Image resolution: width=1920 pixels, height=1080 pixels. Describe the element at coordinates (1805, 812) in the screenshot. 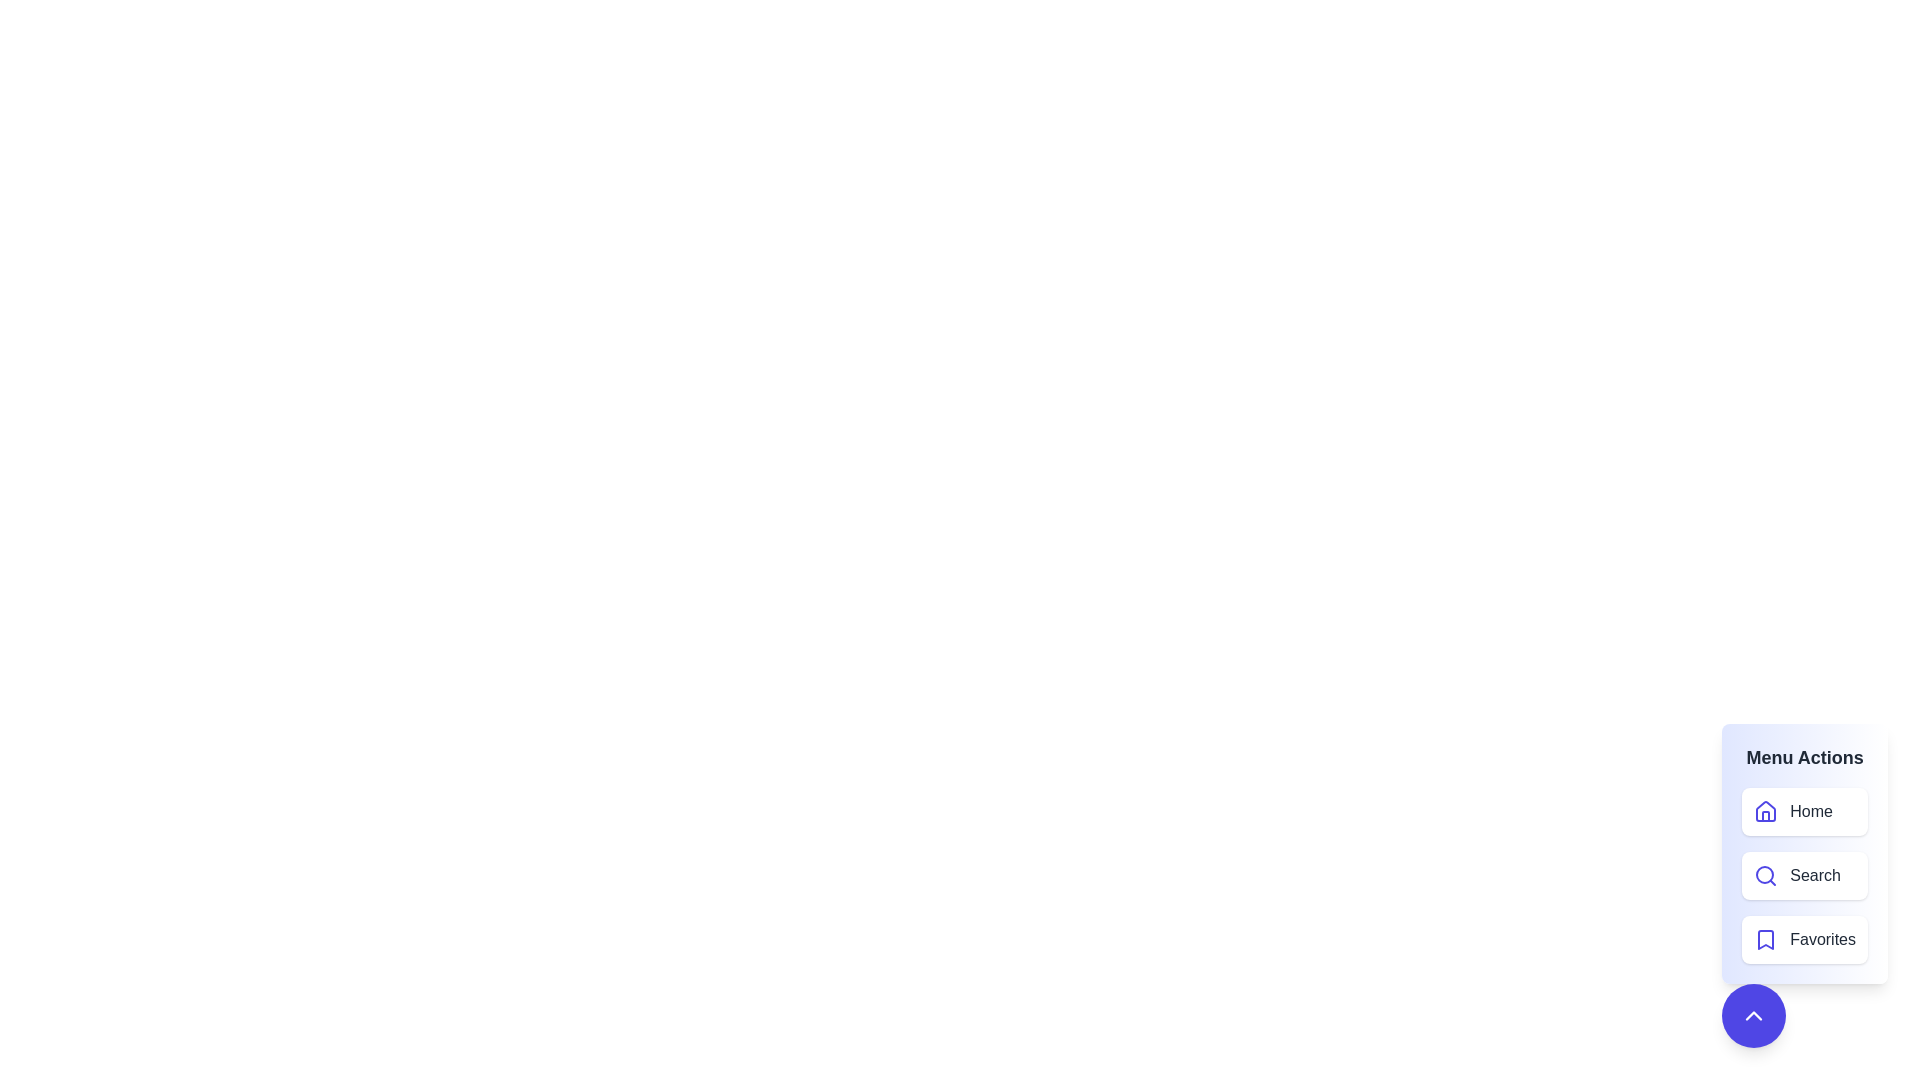

I see `the menu item labeled Home to navigate to the corresponding section` at that location.